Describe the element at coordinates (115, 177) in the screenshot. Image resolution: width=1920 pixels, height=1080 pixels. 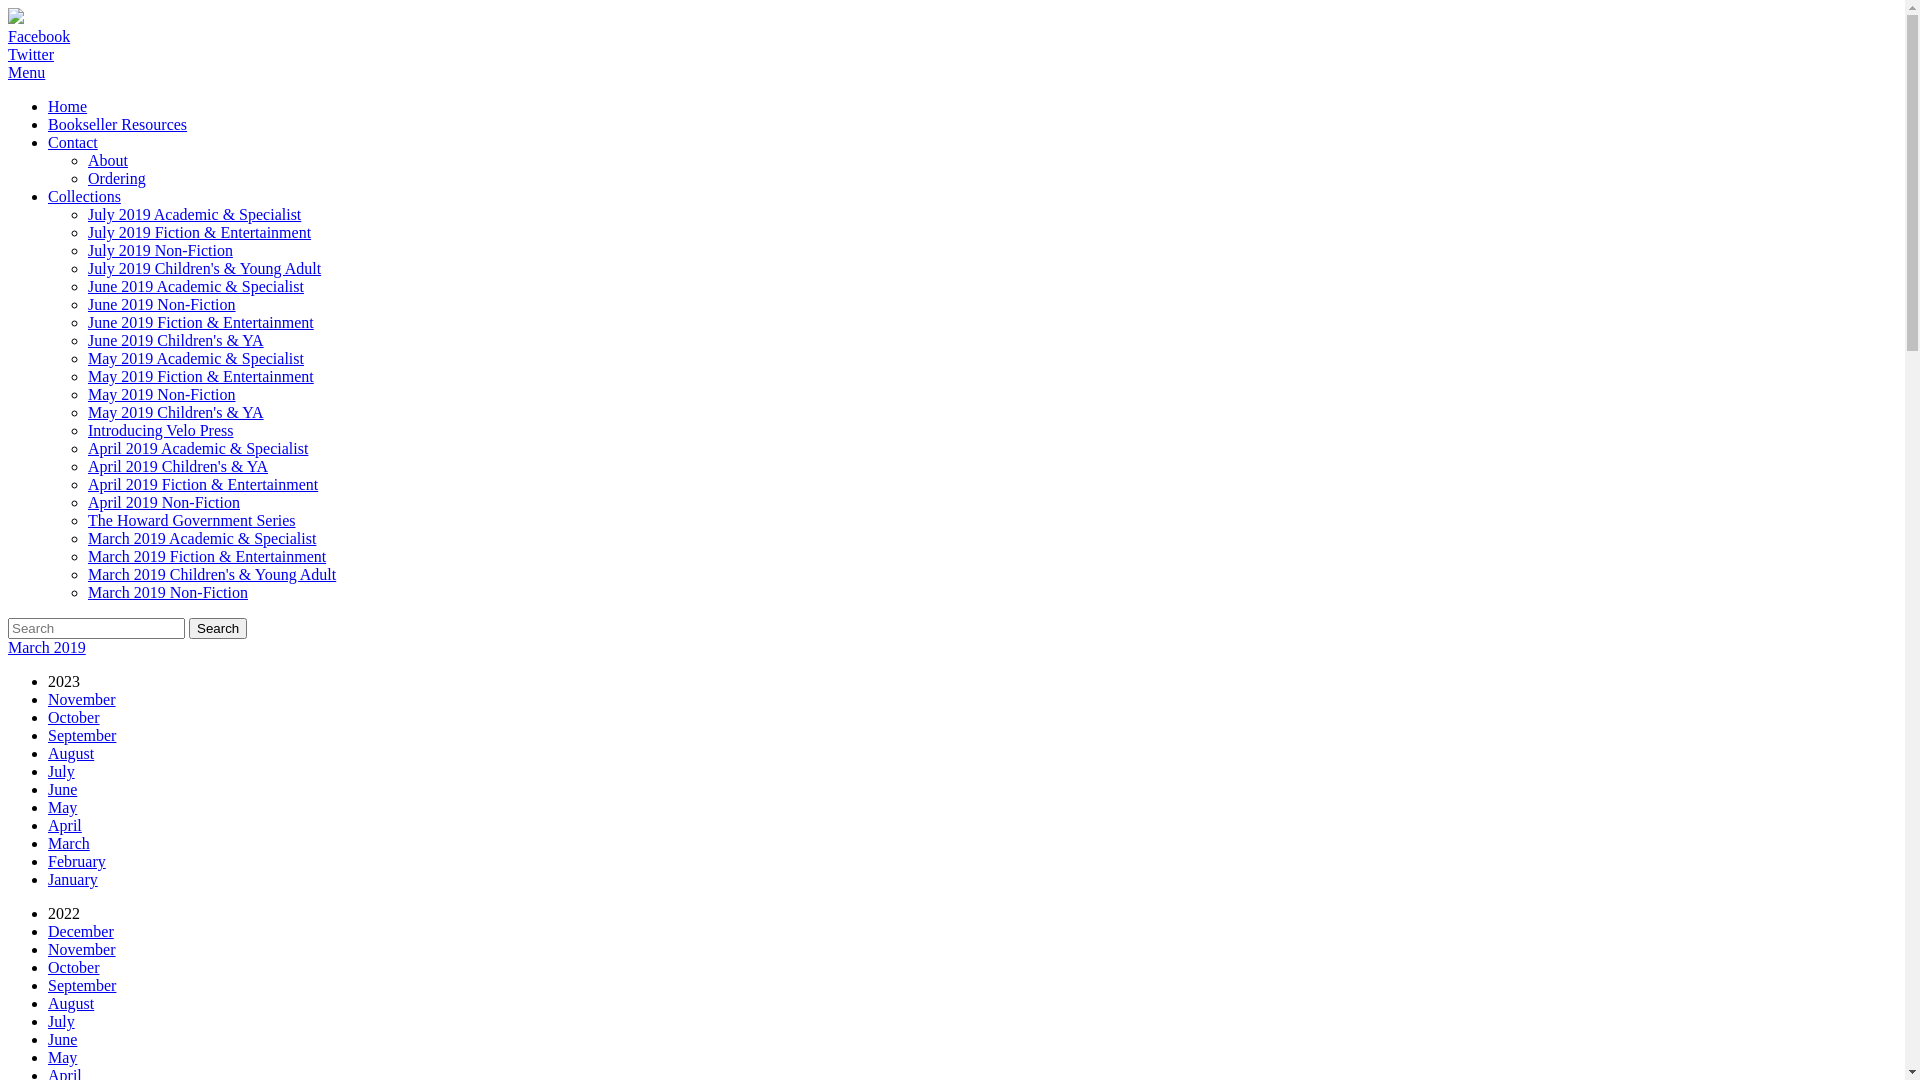
I see `'Ordering'` at that location.